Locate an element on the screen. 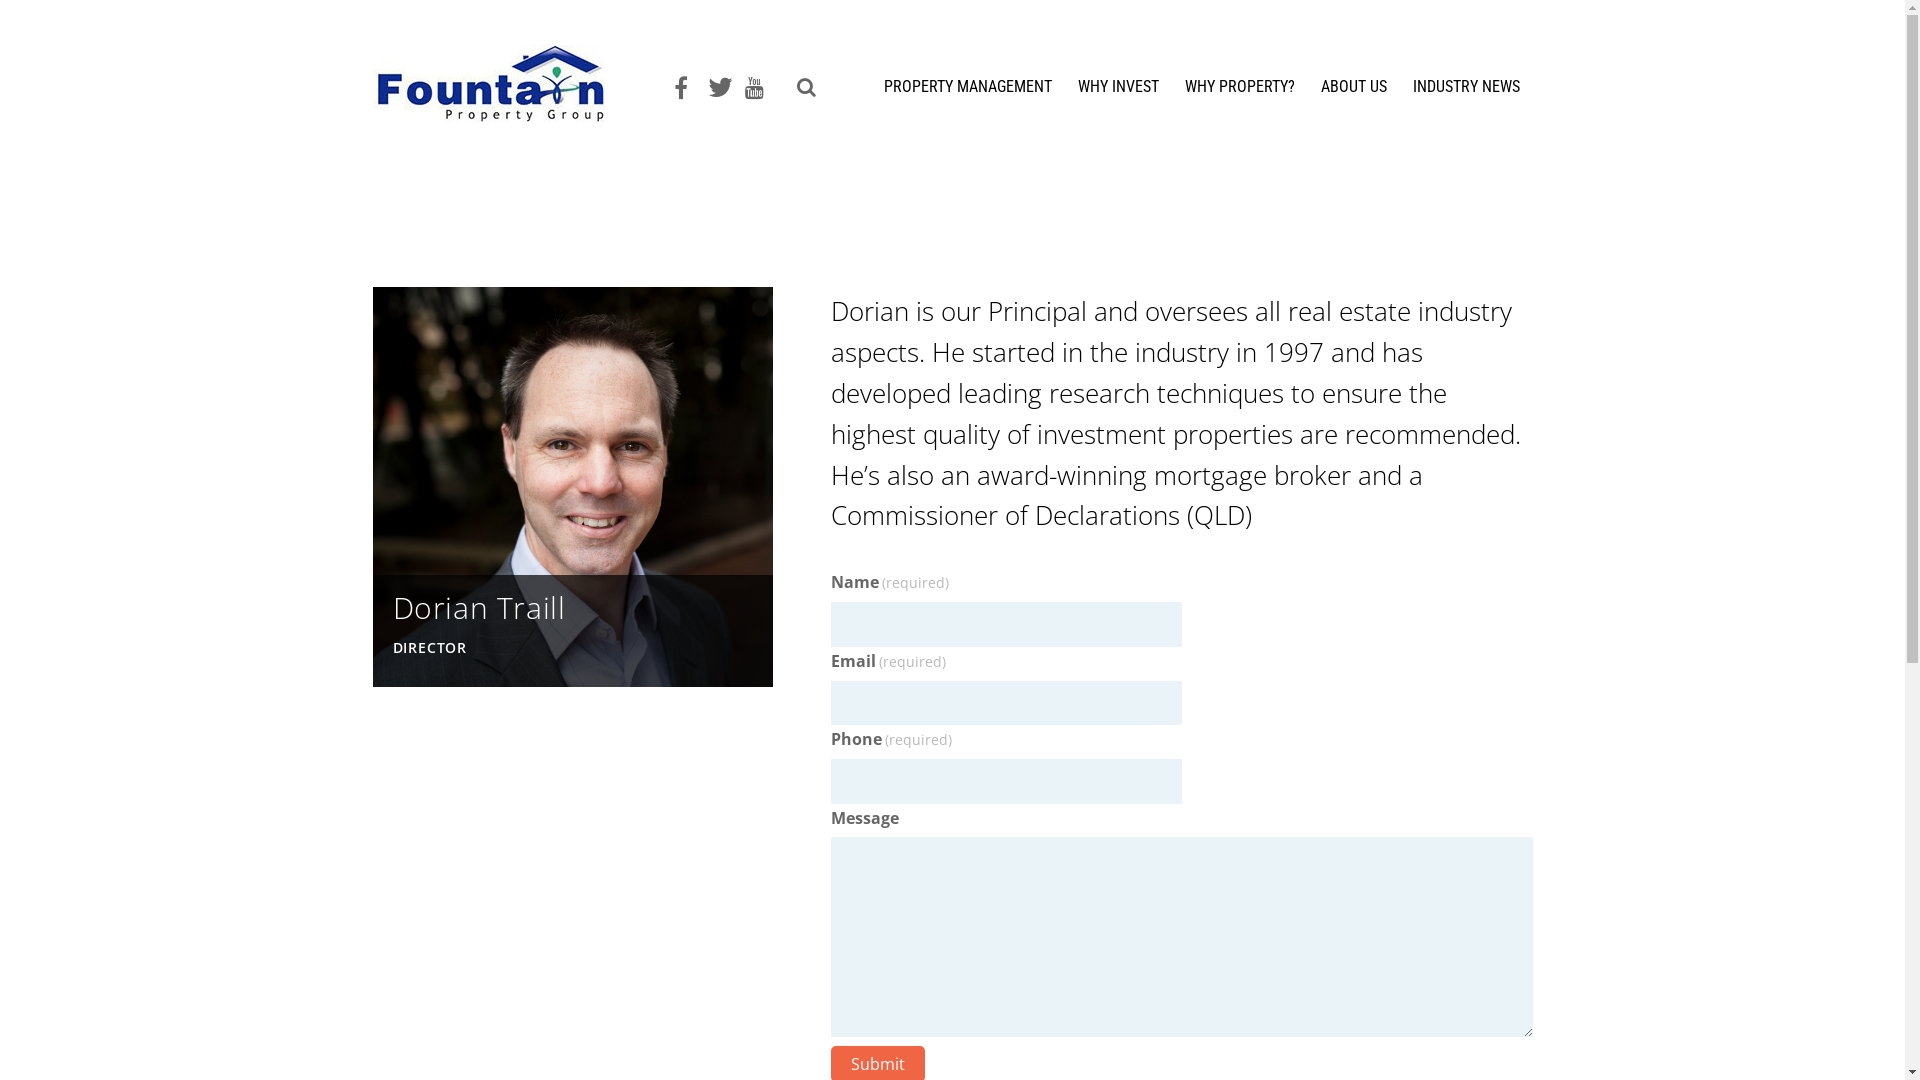  'ABOUT US' is located at coordinates (1353, 94).